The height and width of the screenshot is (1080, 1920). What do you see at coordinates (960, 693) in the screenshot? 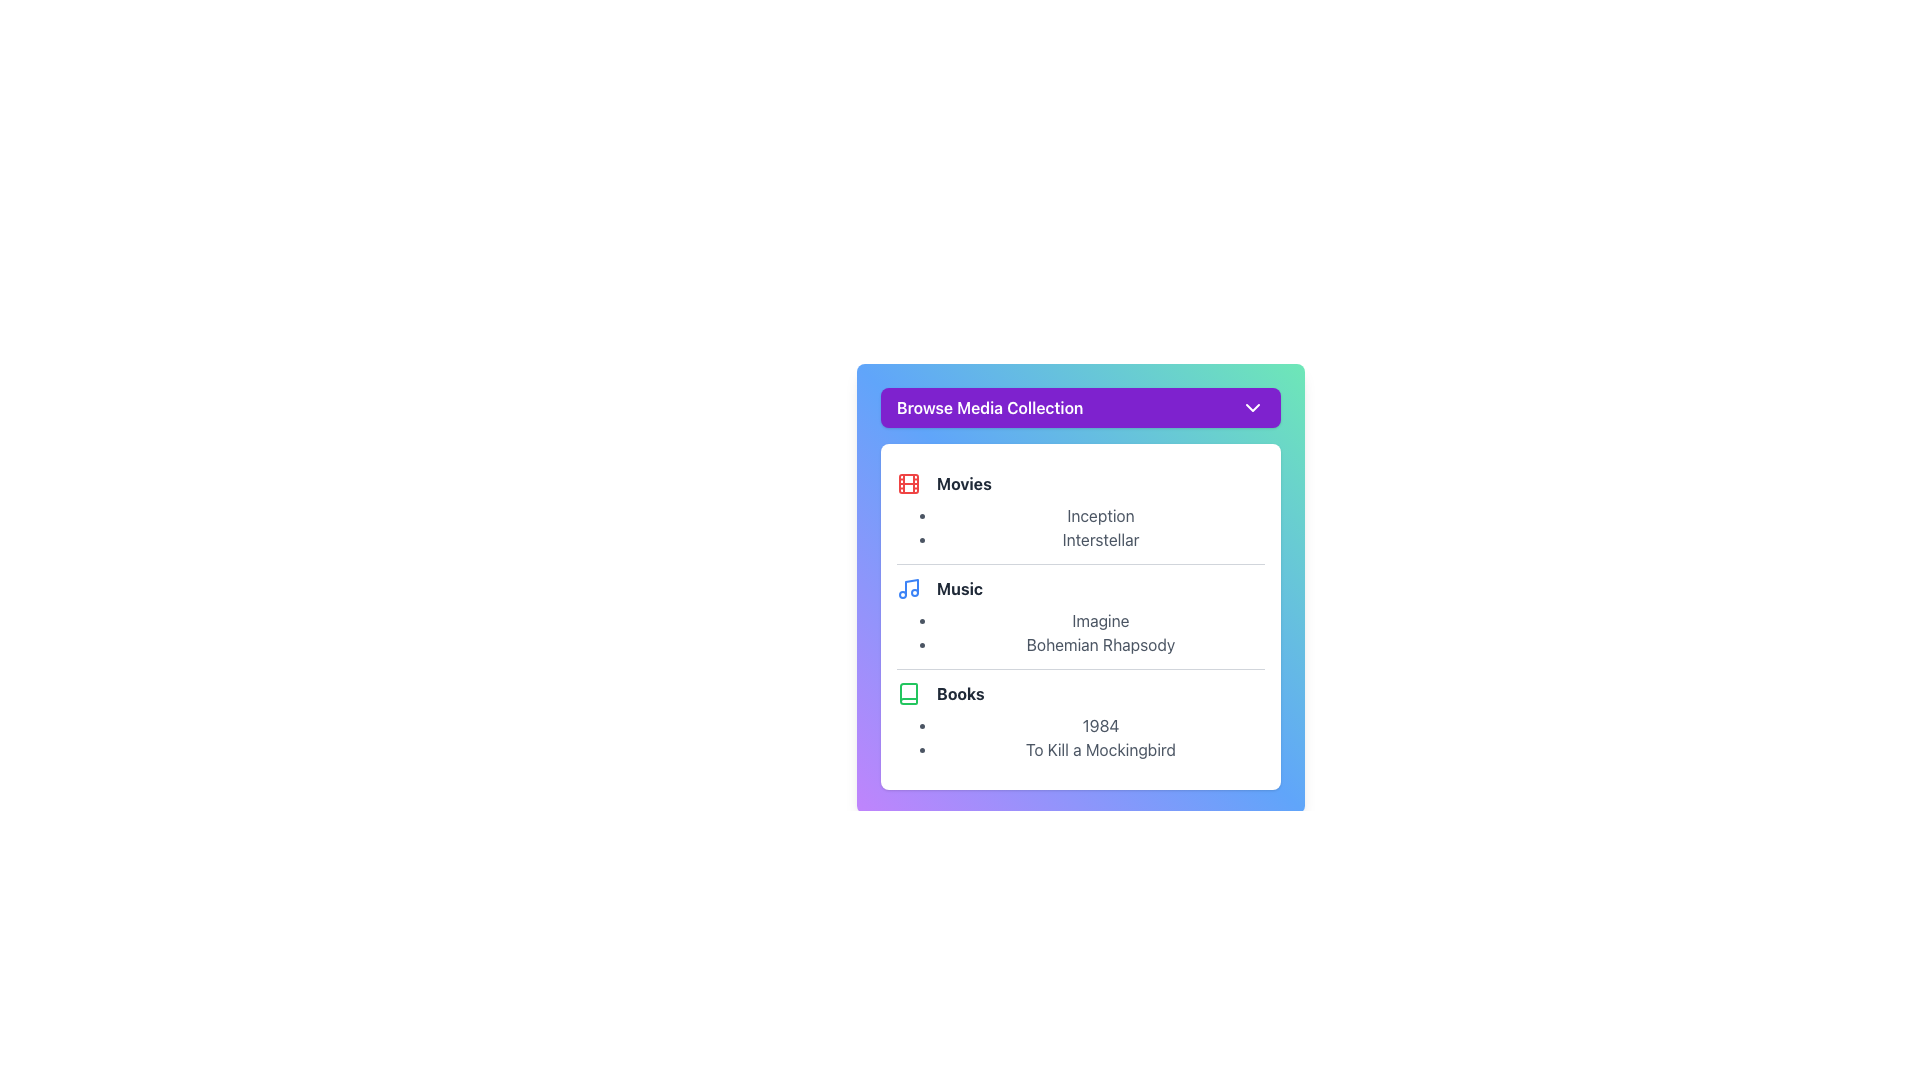
I see `the 'Books' category header text element located under the 'Music' category, to the right of a green book icon` at bounding box center [960, 693].